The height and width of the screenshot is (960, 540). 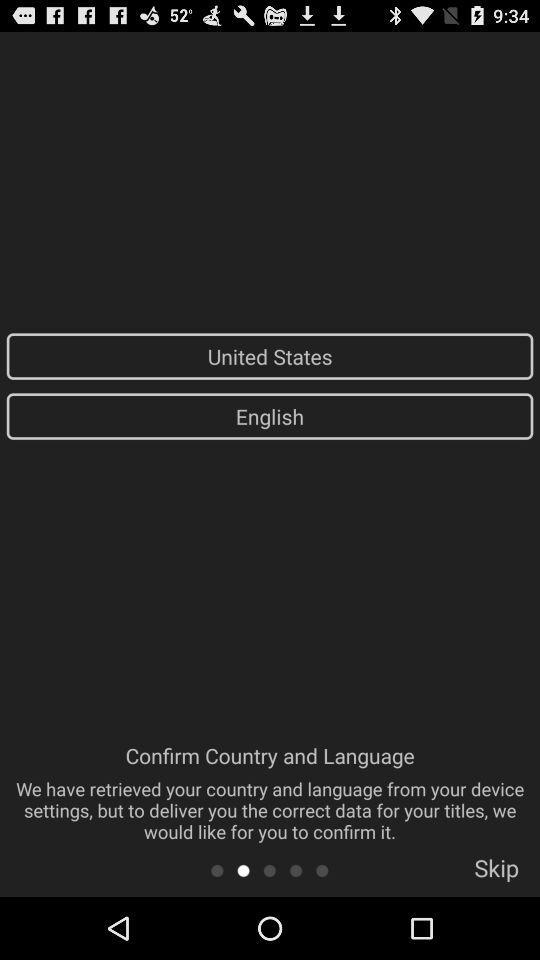 I want to click on loading meun option, so click(x=269, y=869).